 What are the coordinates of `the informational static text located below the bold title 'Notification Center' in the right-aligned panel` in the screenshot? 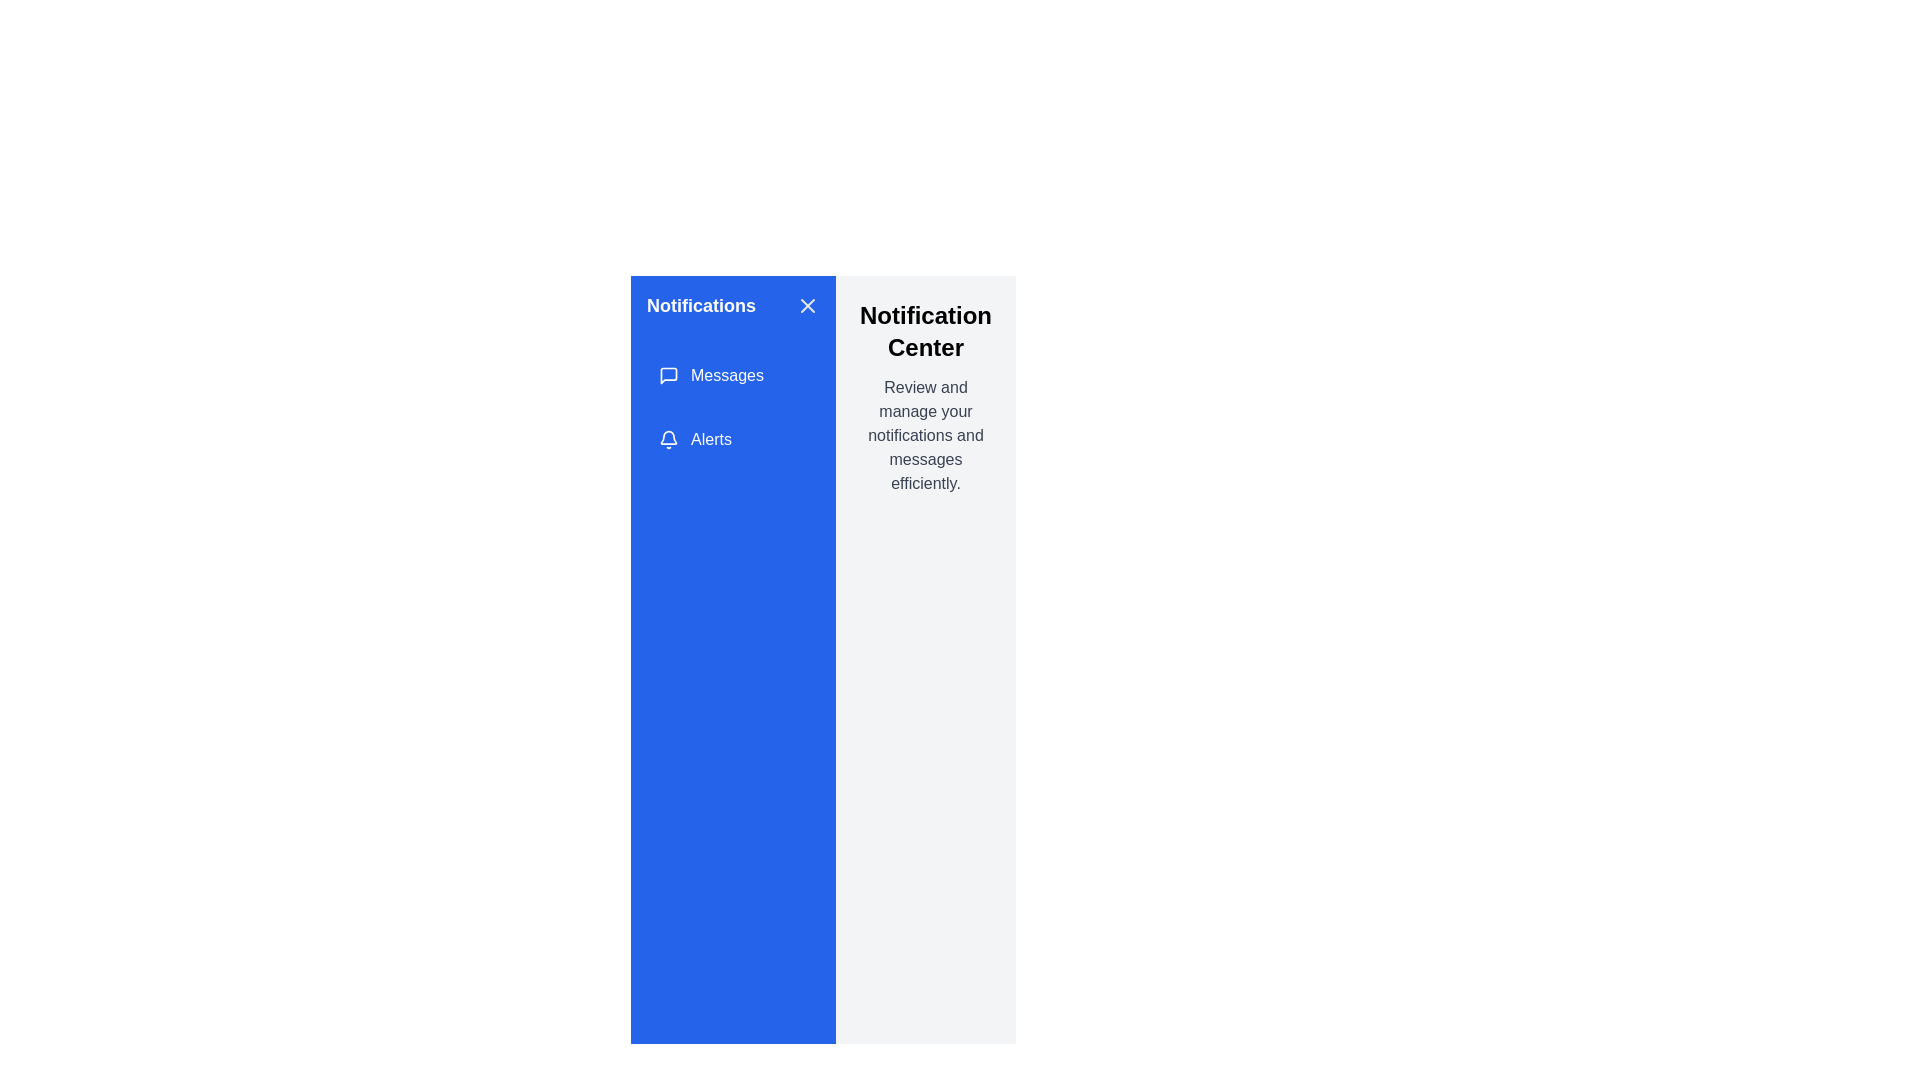 It's located at (925, 434).